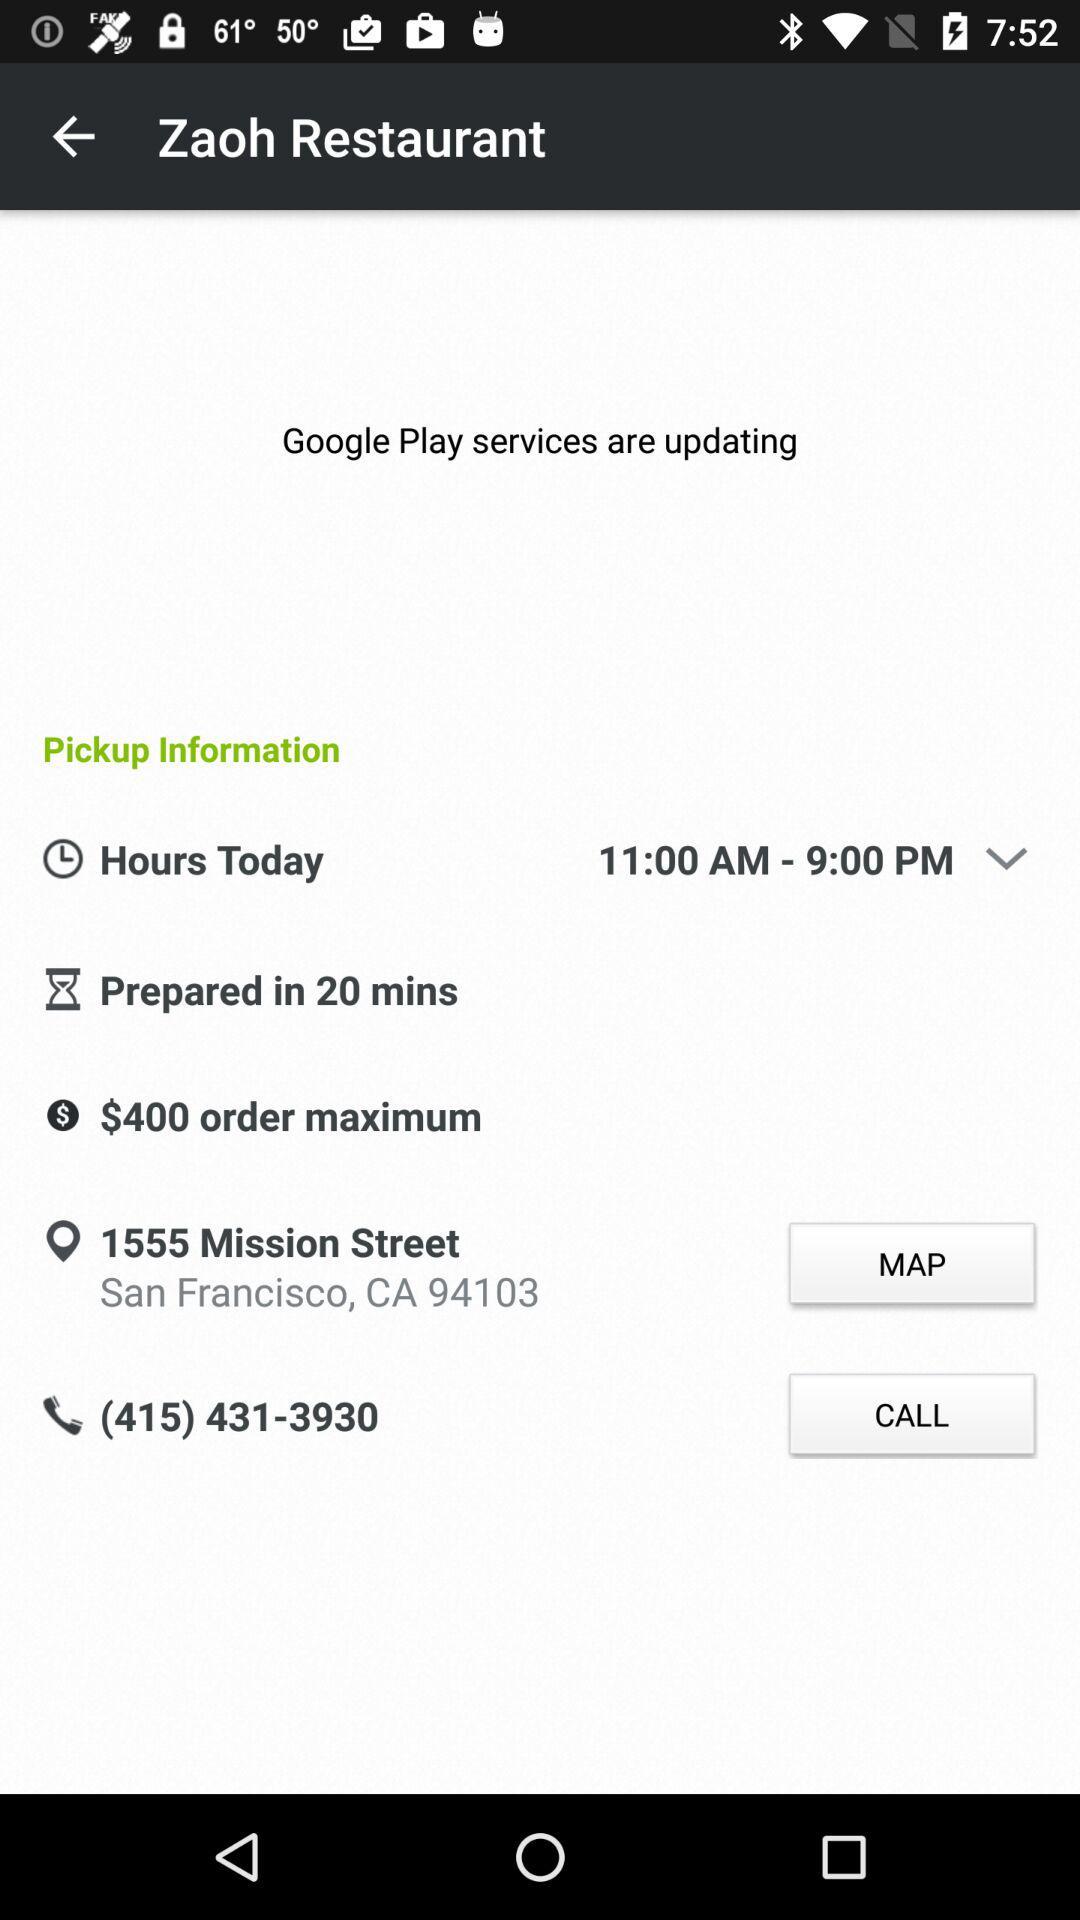  What do you see at coordinates (540, 438) in the screenshot?
I see `item above the pickup information` at bounding box center [540, 438].